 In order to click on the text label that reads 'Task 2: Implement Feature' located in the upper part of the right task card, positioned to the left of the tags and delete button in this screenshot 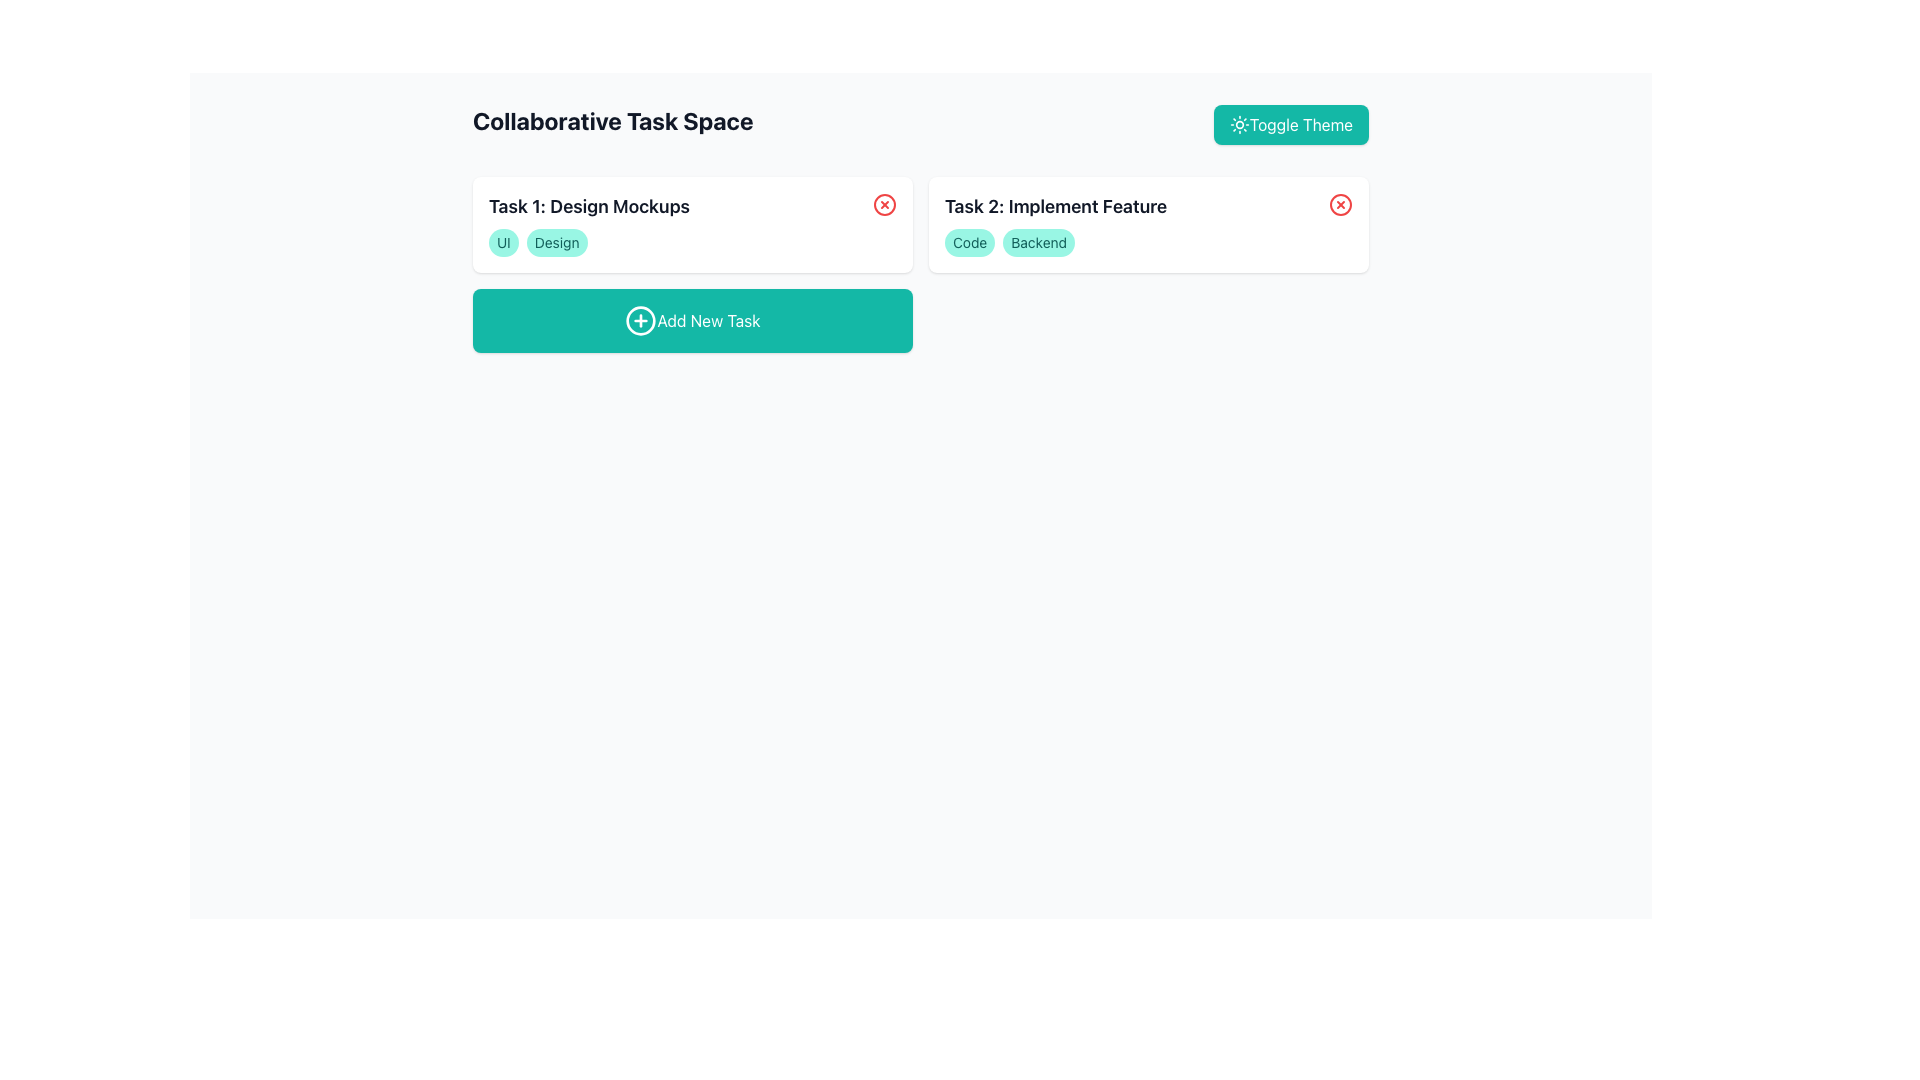, I will do `click(1055, 207)`.